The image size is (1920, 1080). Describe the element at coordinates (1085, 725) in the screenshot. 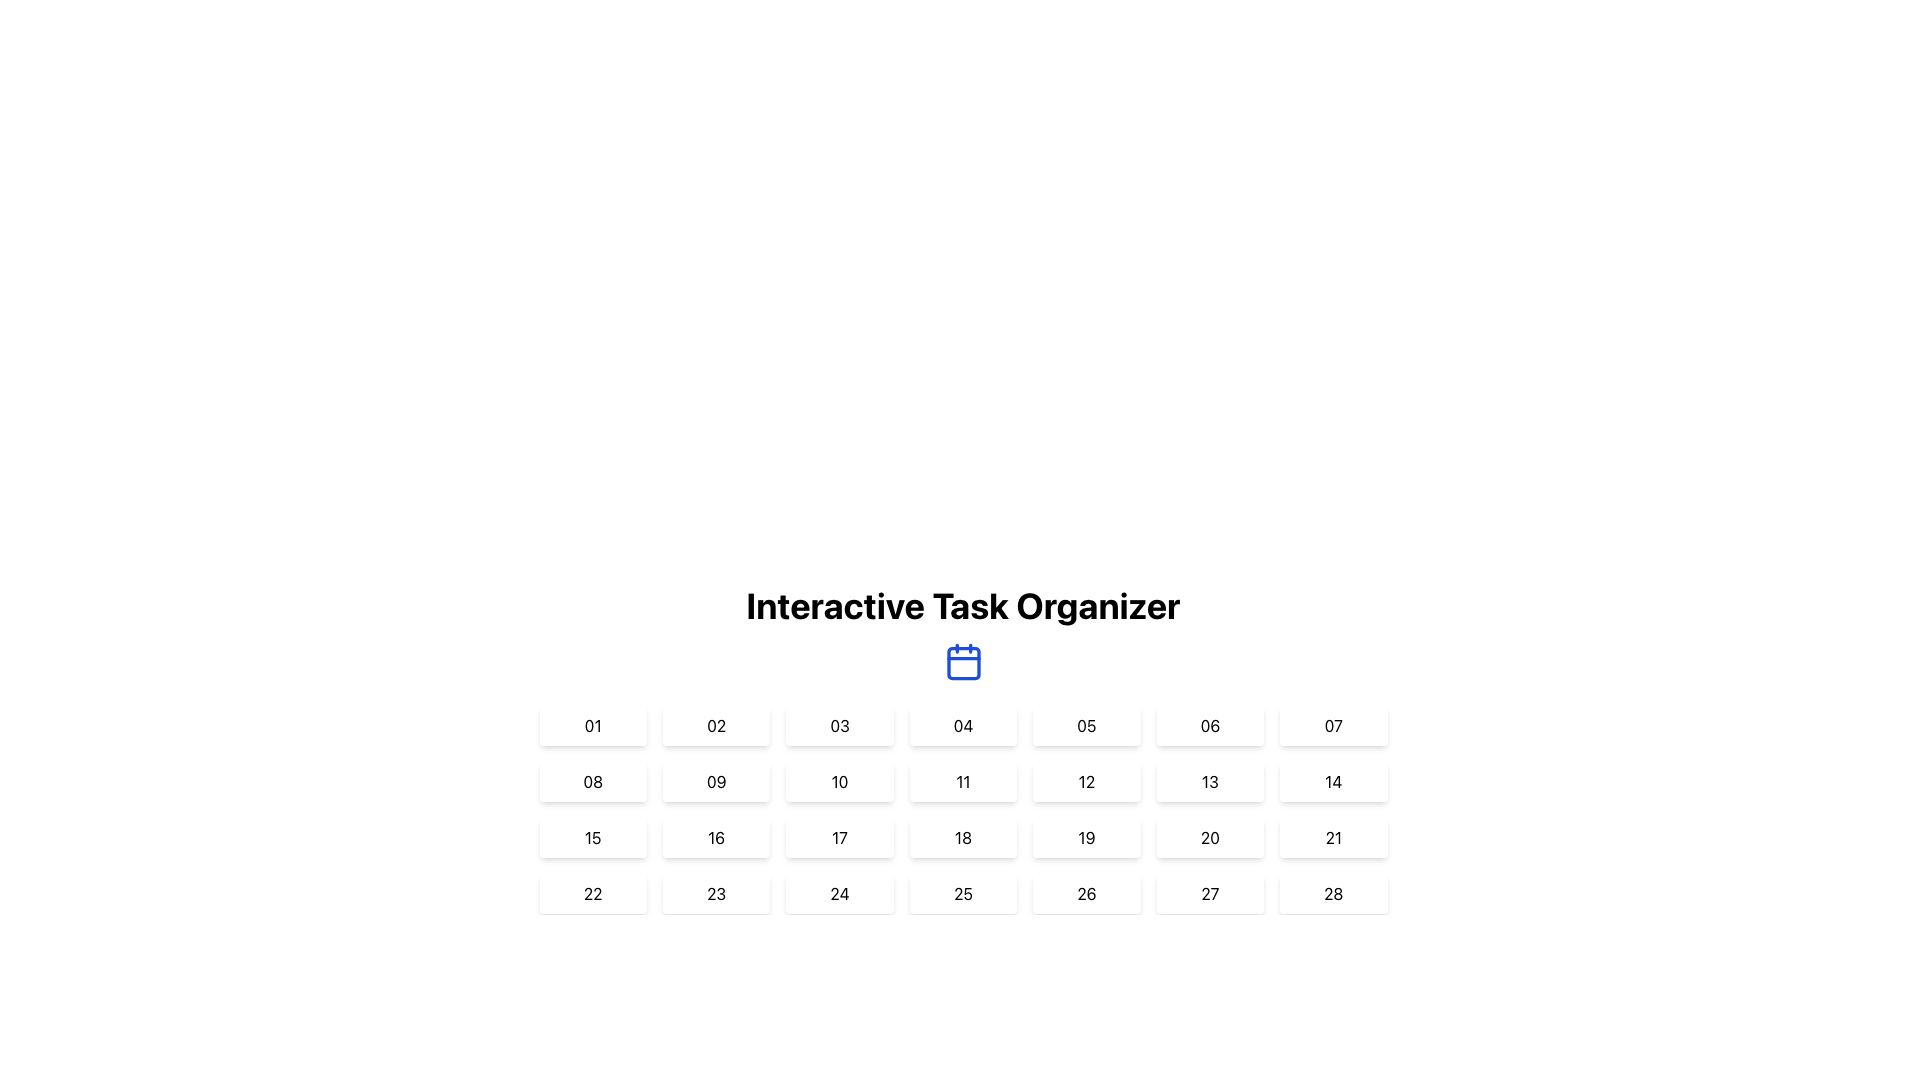

I see `the button displaying '05' in bold, located in the first row, fifth column of the grid under the header 'Interactive Task Organizer' to trigger a visual effect` at that location.